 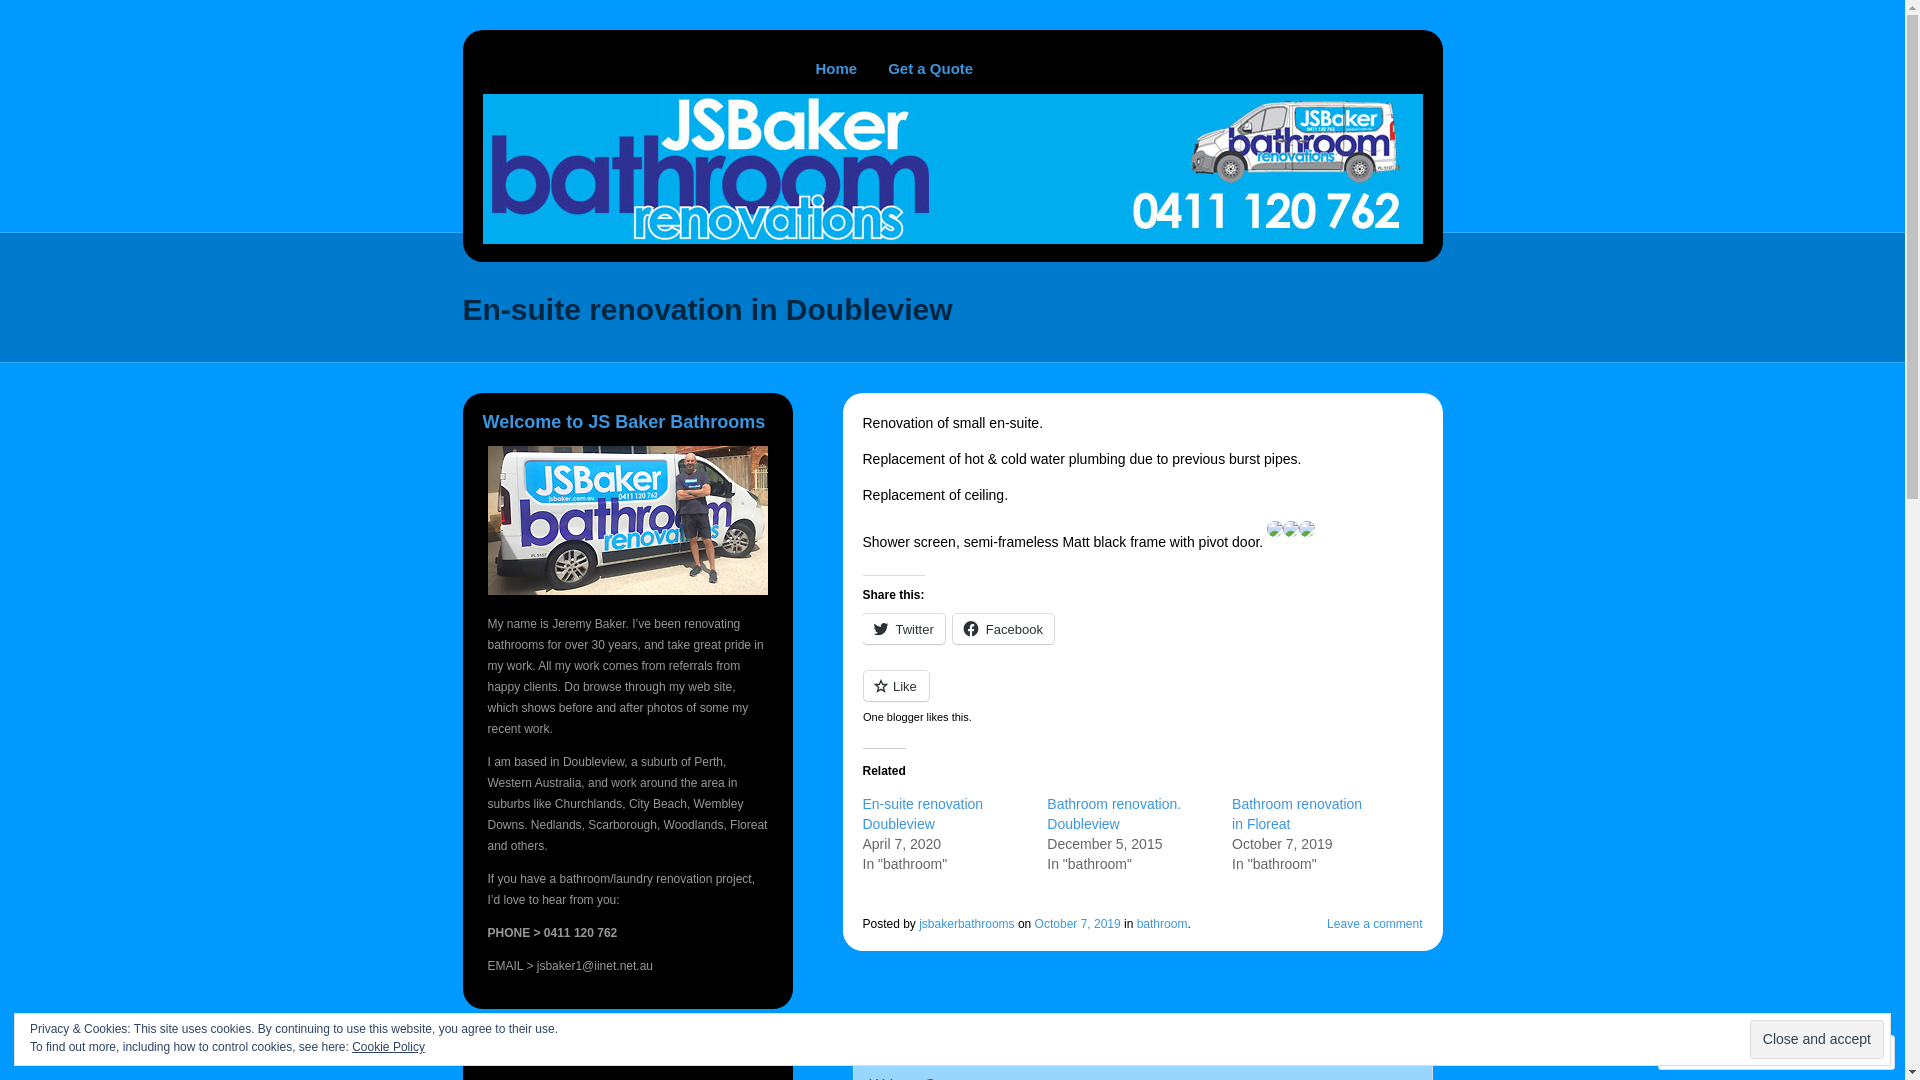 What do you see at coordinates (388, 1045) in the screenshot?
I see `'Cookie Policy'` at bounding box center [388, 1045].